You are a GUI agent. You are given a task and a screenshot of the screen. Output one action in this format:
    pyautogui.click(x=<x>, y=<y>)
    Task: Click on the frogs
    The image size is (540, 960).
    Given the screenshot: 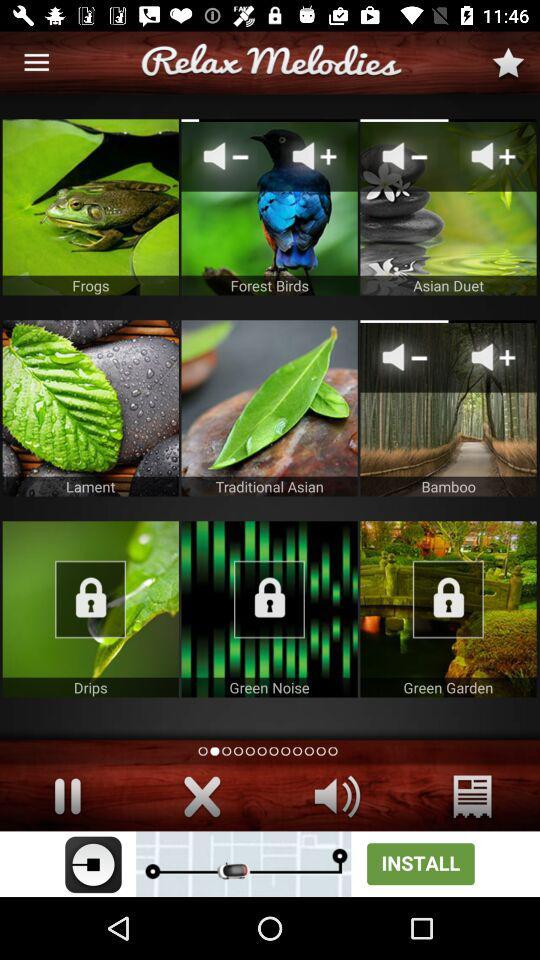 What is the action you would take?
    pyautogui.click(x=89, y=207)
    